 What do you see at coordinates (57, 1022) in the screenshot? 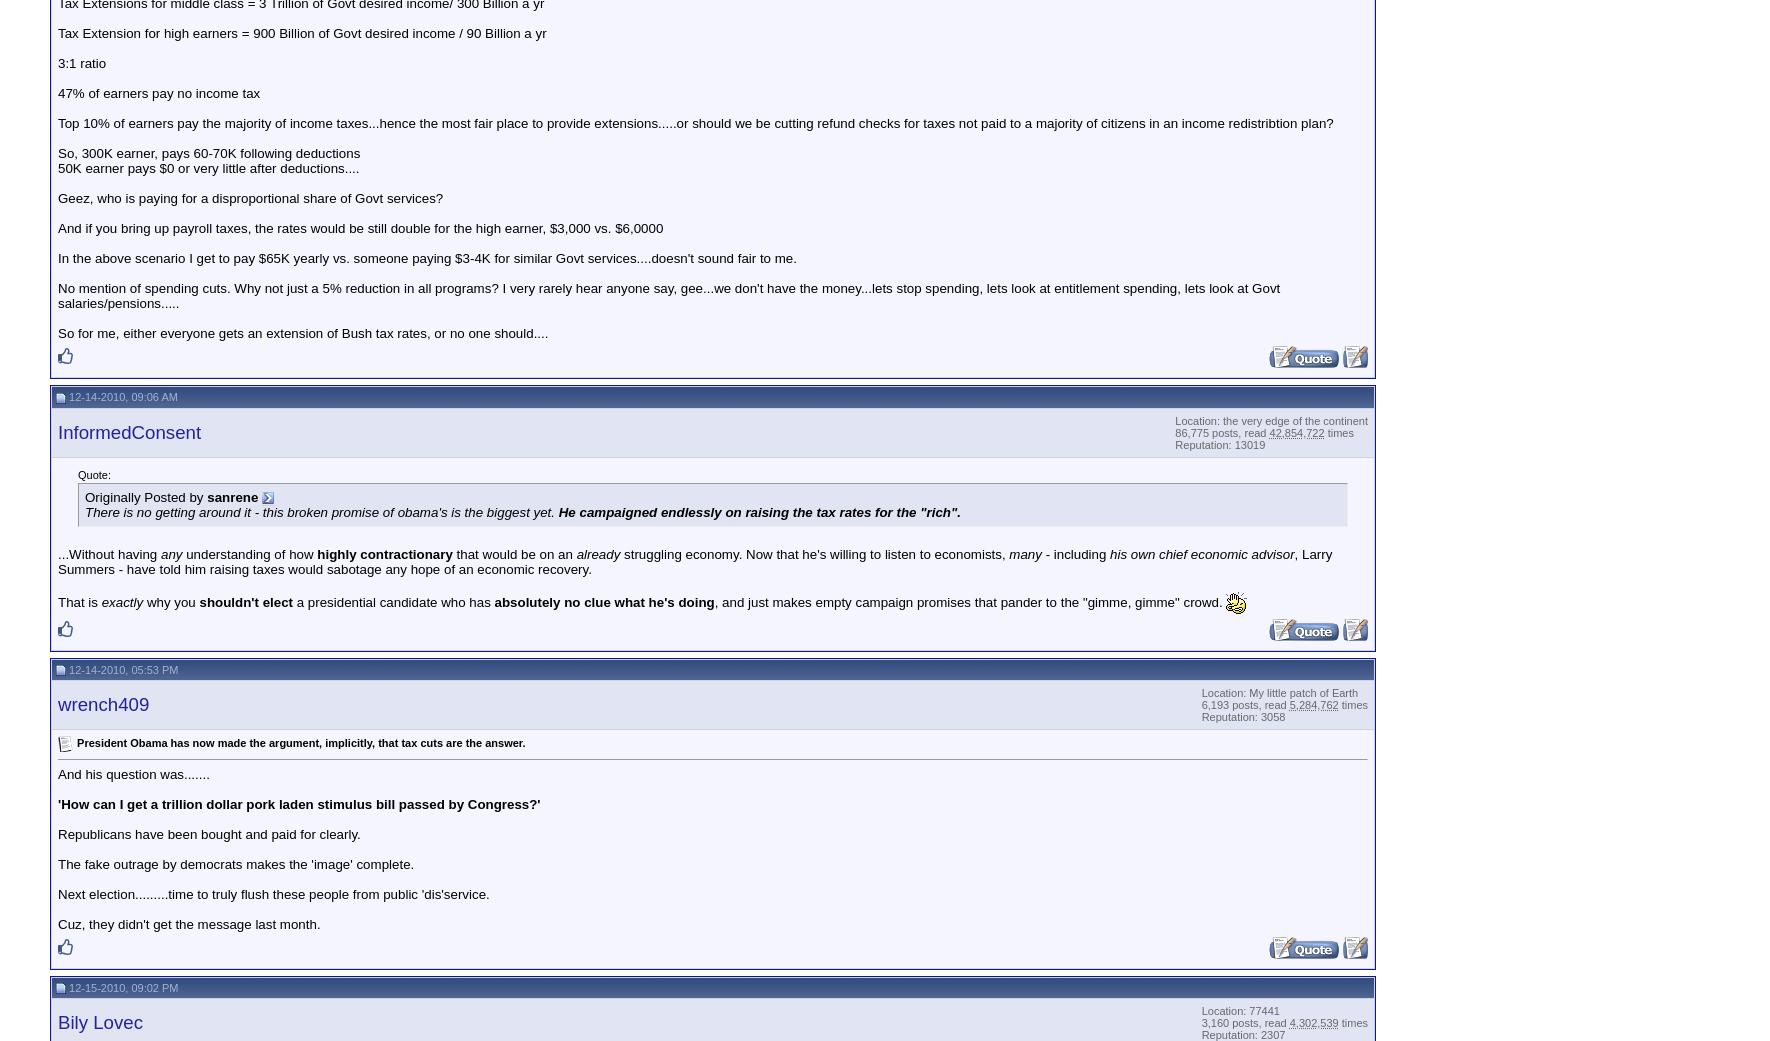
I see `'Bily Lovec'` at bounding box center [57, 1022].